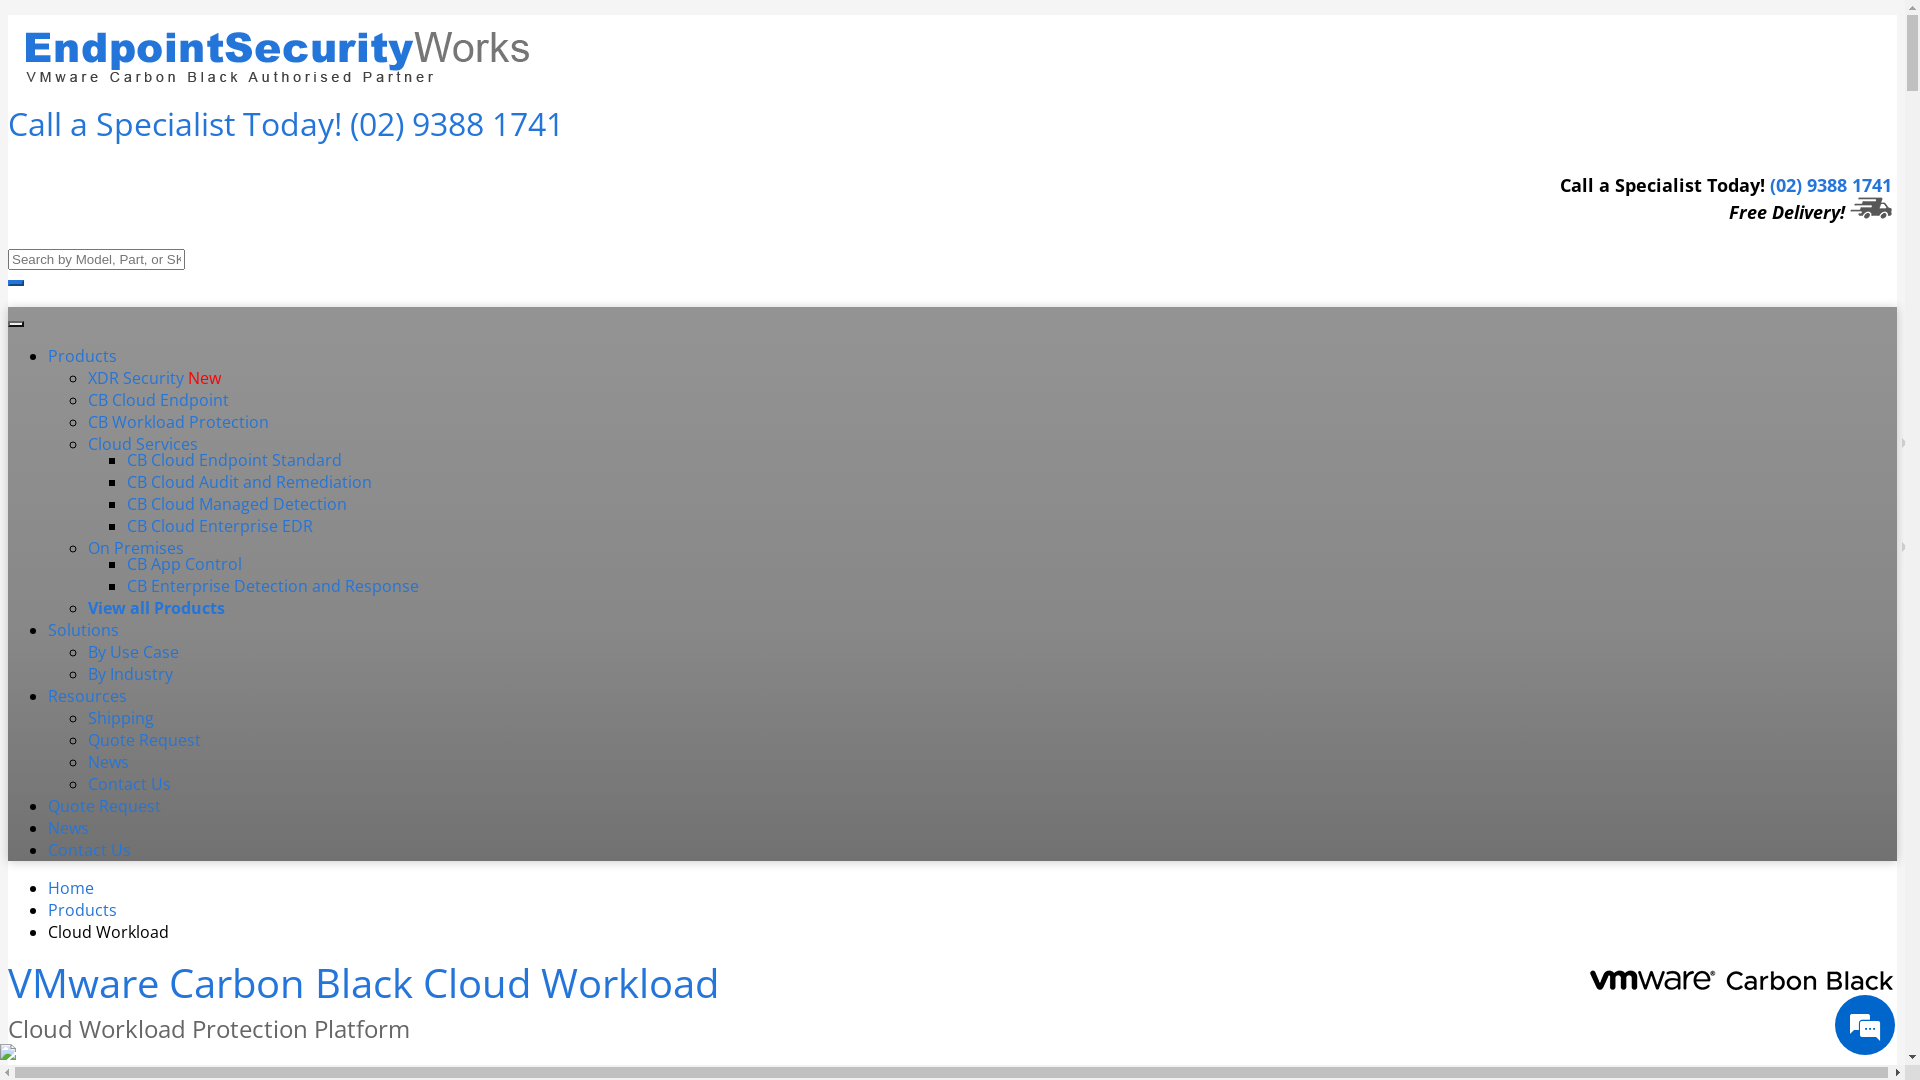 The width and height of the screenshot is (1920, 1080). Describe the element at coordinates (129, 674) in the screenshot. I see `'By Industry'` at that location.